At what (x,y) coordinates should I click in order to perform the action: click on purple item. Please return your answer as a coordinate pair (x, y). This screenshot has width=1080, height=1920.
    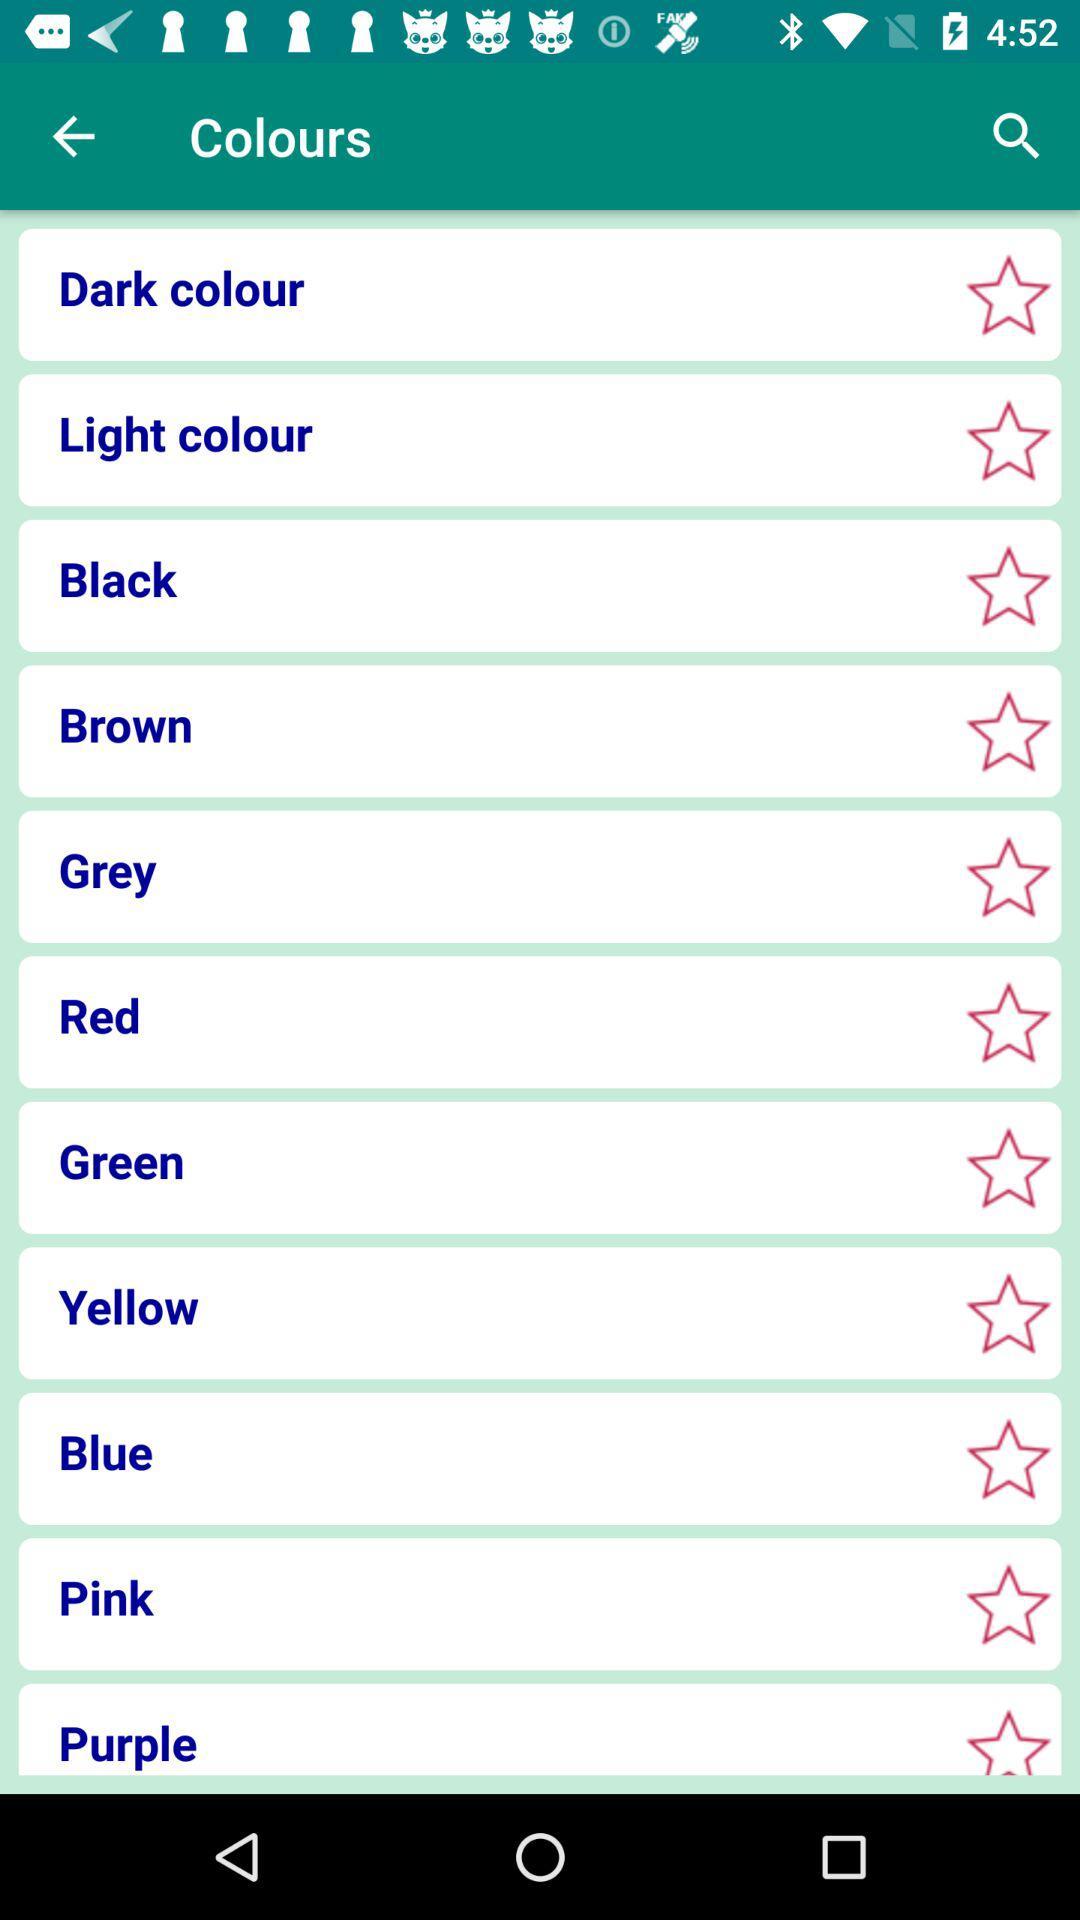
    Looking at the image, I should click on (481, 1741).